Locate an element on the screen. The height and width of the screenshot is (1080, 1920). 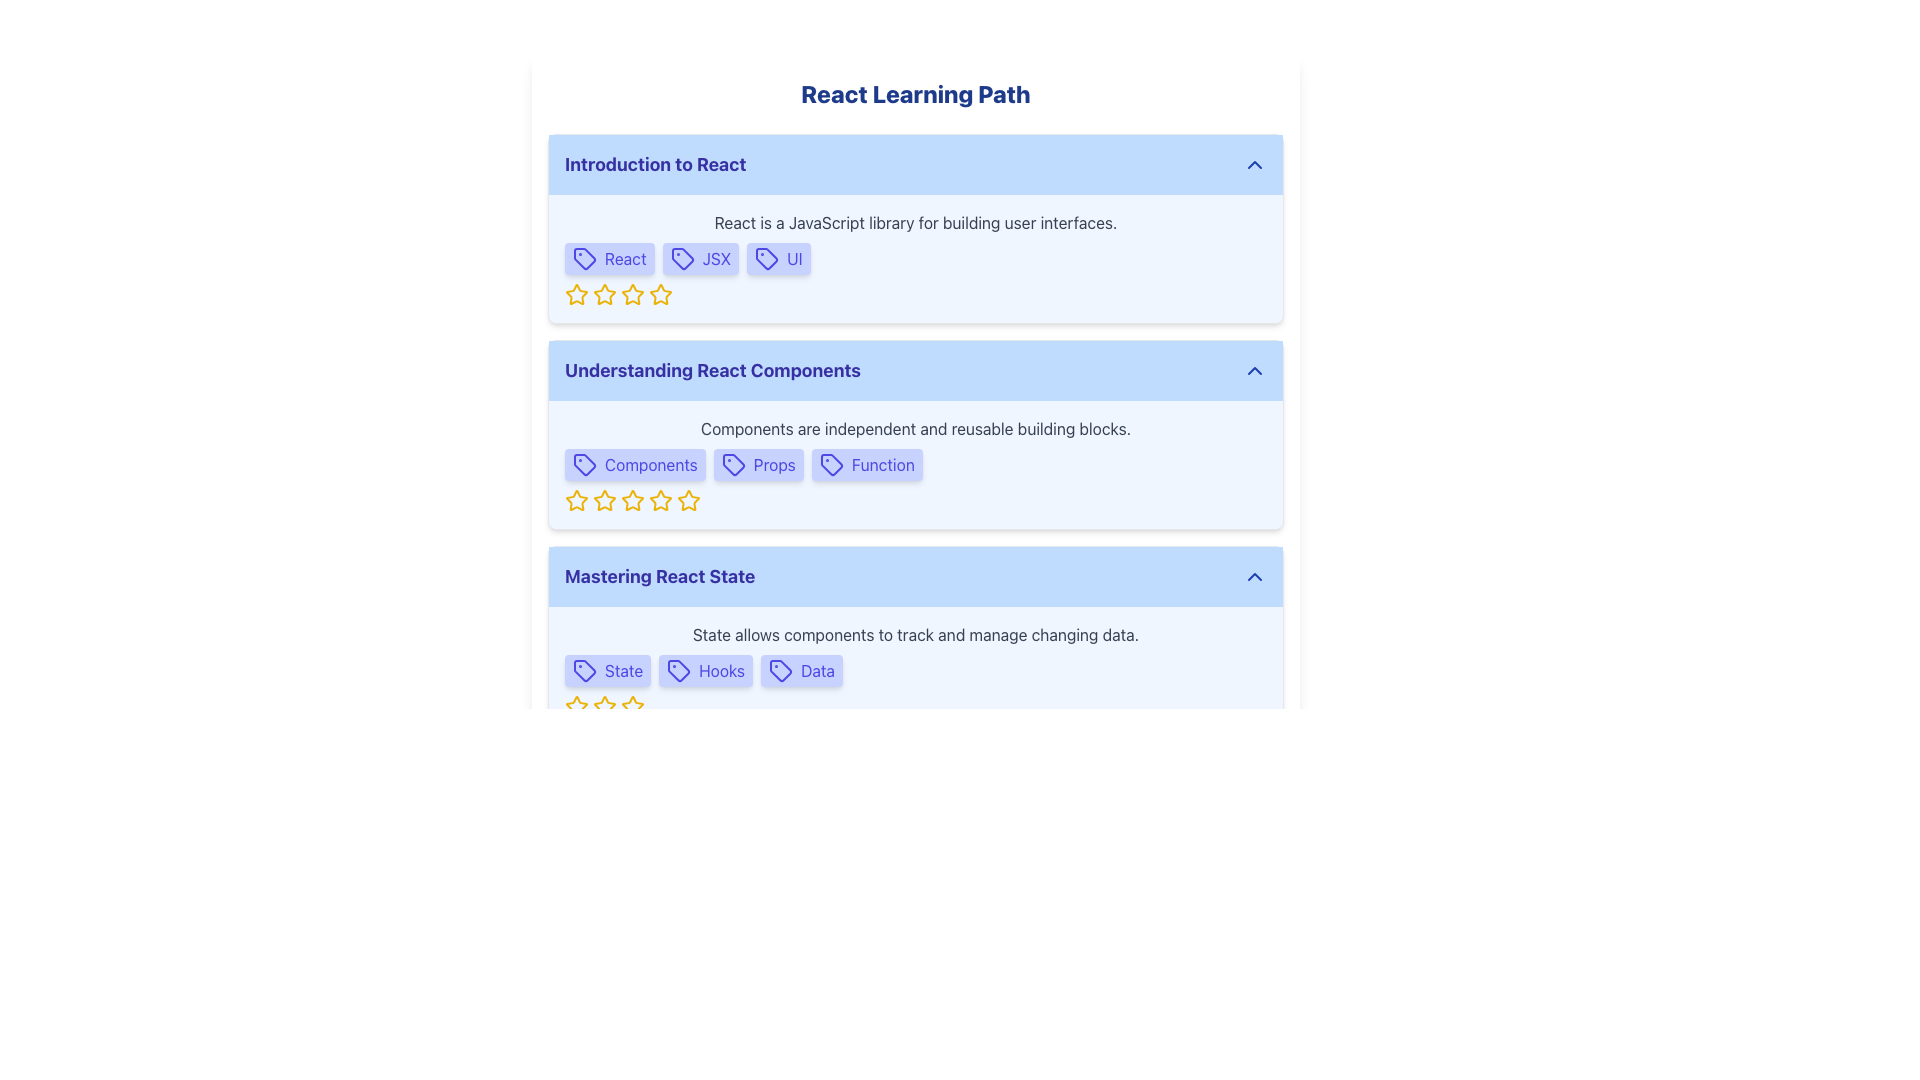
the Text Label that provides a descriptive text summarizing the purpose of React, located centrally within the light blue section titled 'Introduction to React.' is located at coordinates (915, 223).